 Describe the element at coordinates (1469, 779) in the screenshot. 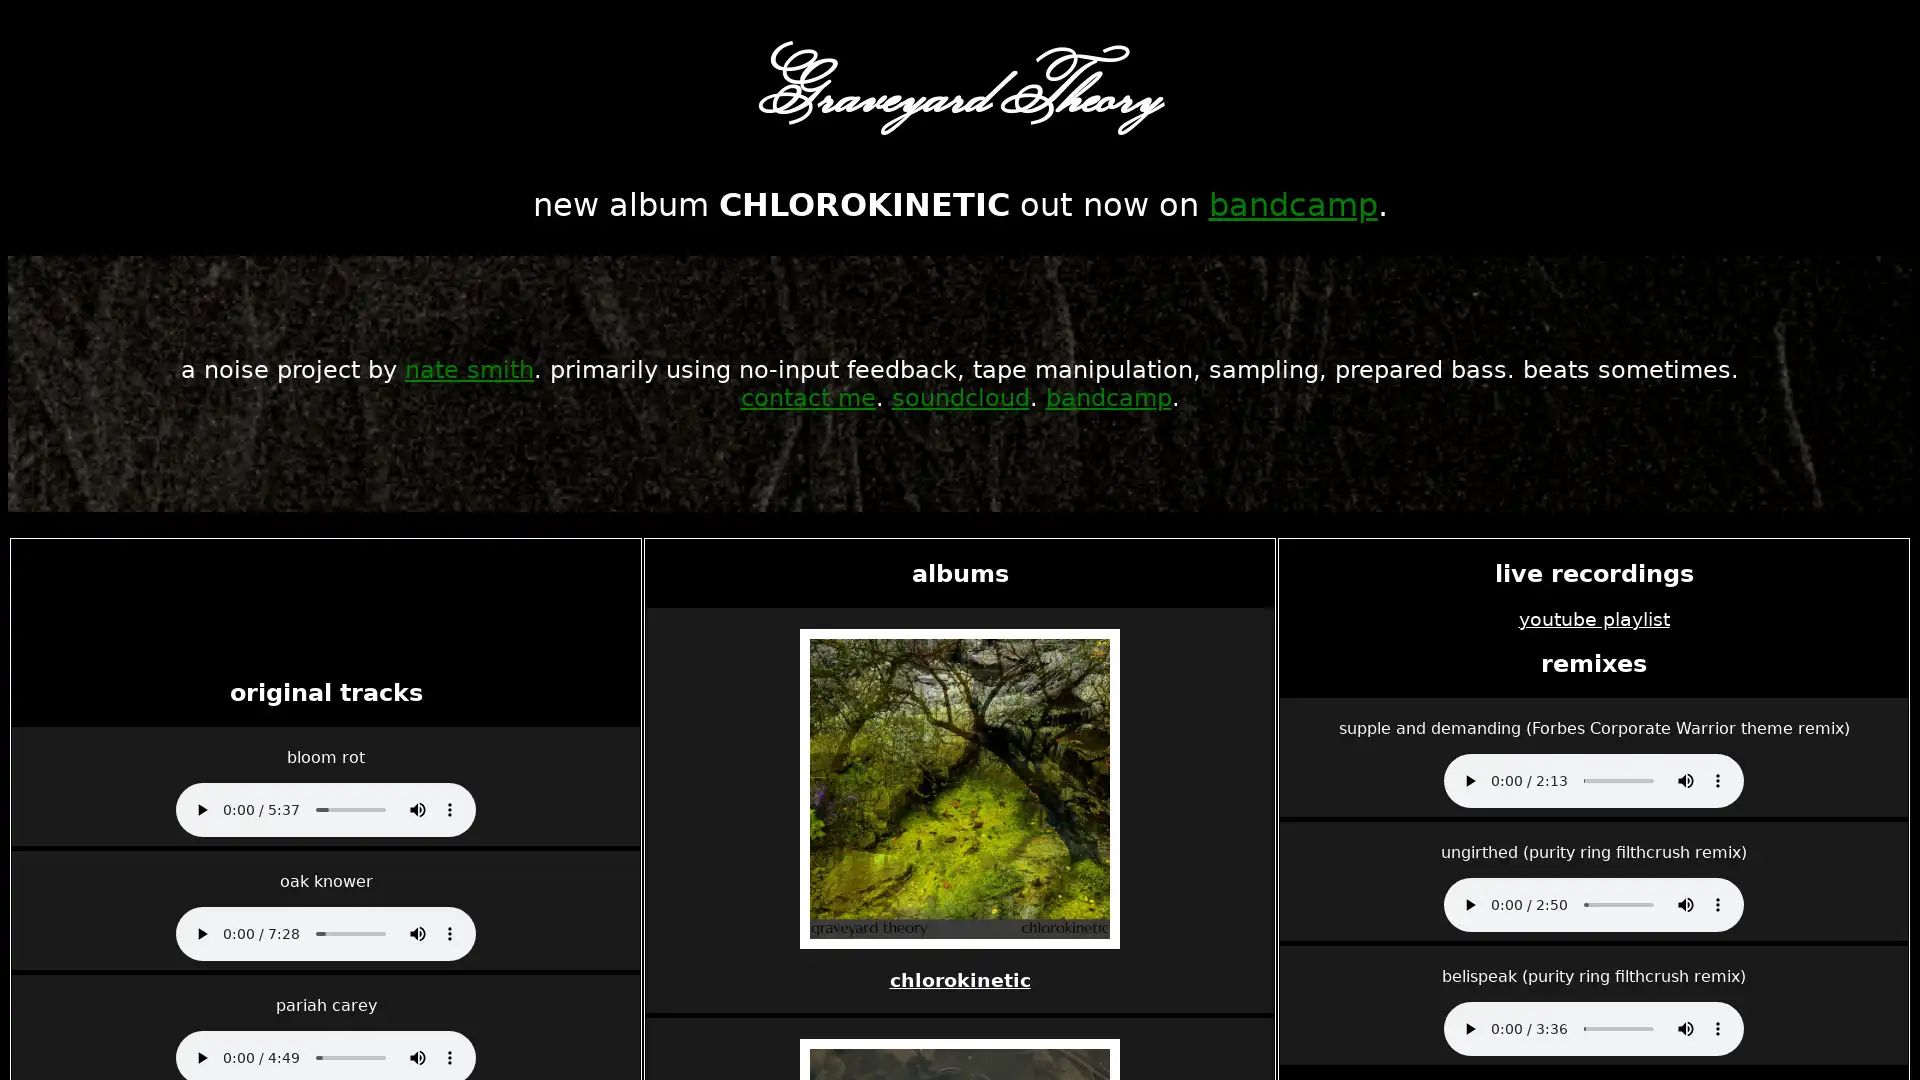

I see `play` at that location.